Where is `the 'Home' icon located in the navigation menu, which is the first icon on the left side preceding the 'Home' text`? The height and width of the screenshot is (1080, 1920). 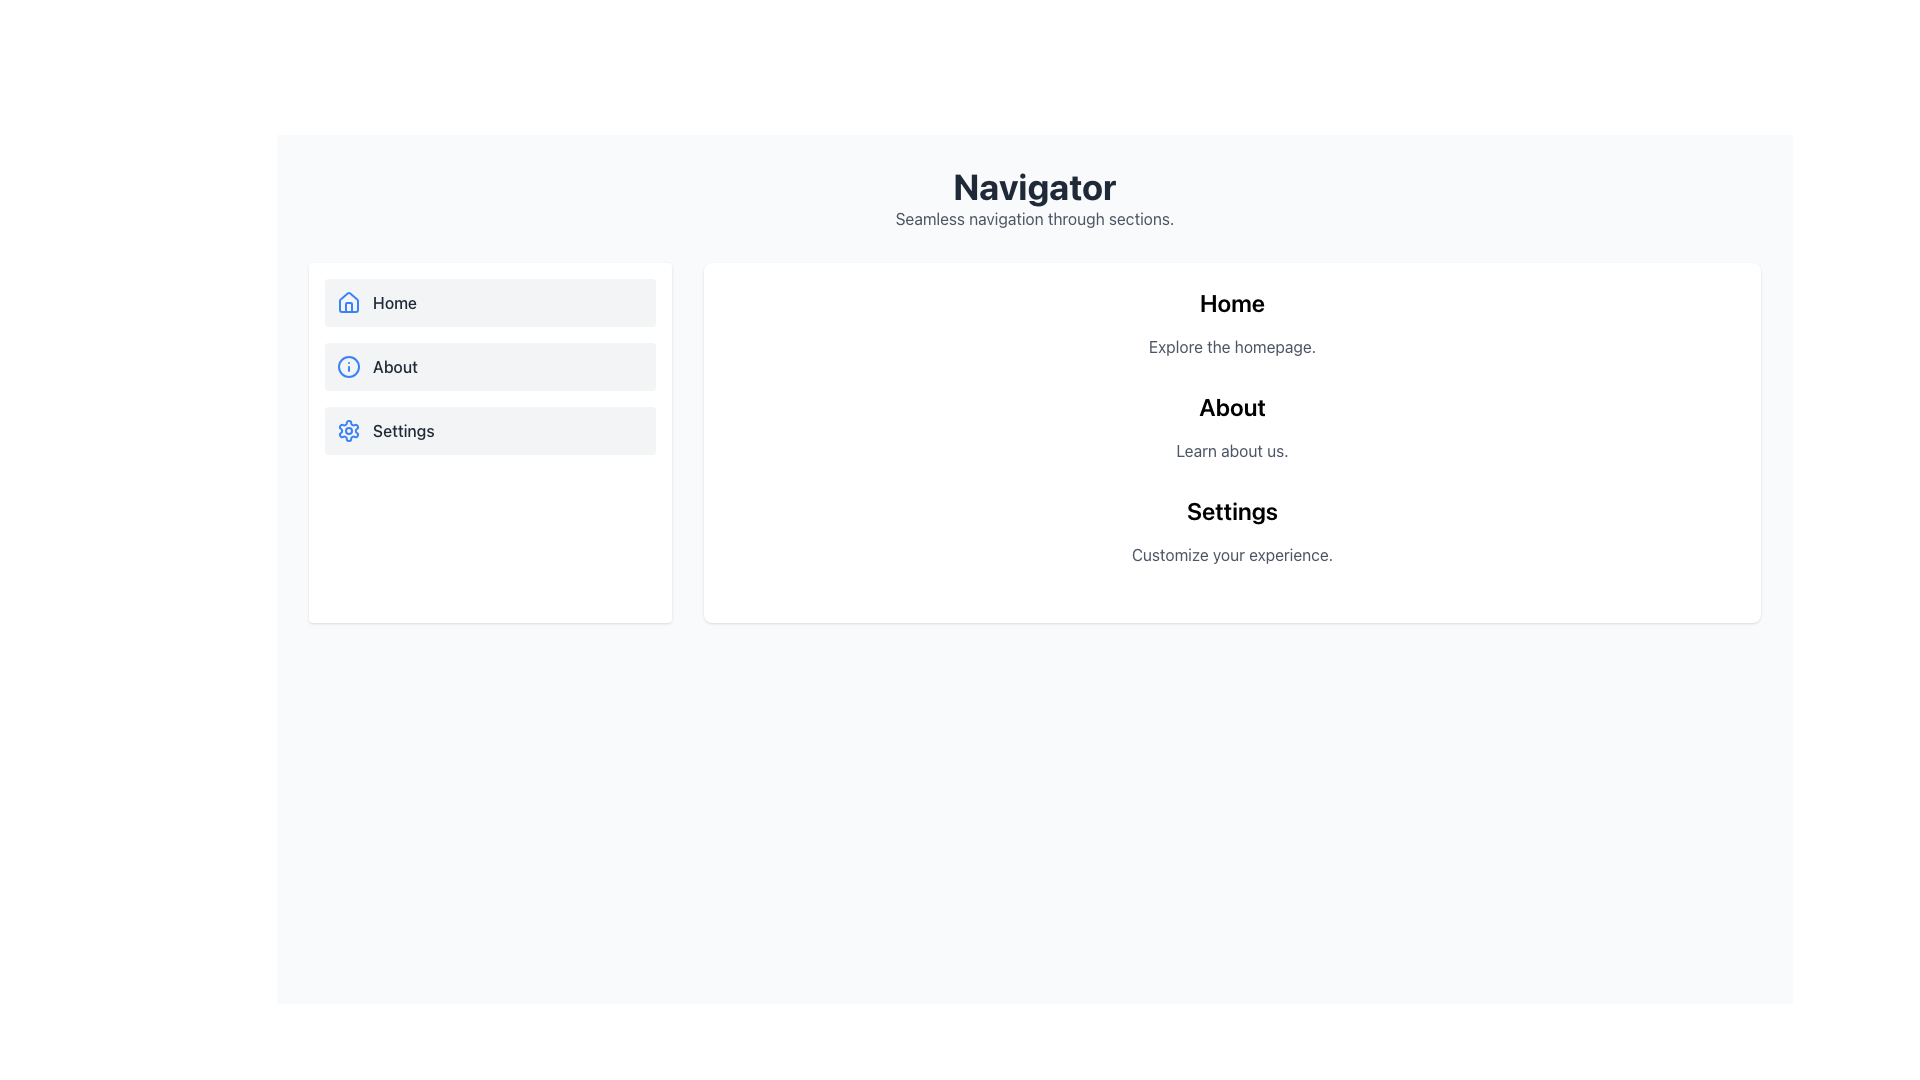 the 'Home' icon located in the navigation menu, which is the first icon on the left side preceding the 'Home' text is located at coordinates (349, 301).